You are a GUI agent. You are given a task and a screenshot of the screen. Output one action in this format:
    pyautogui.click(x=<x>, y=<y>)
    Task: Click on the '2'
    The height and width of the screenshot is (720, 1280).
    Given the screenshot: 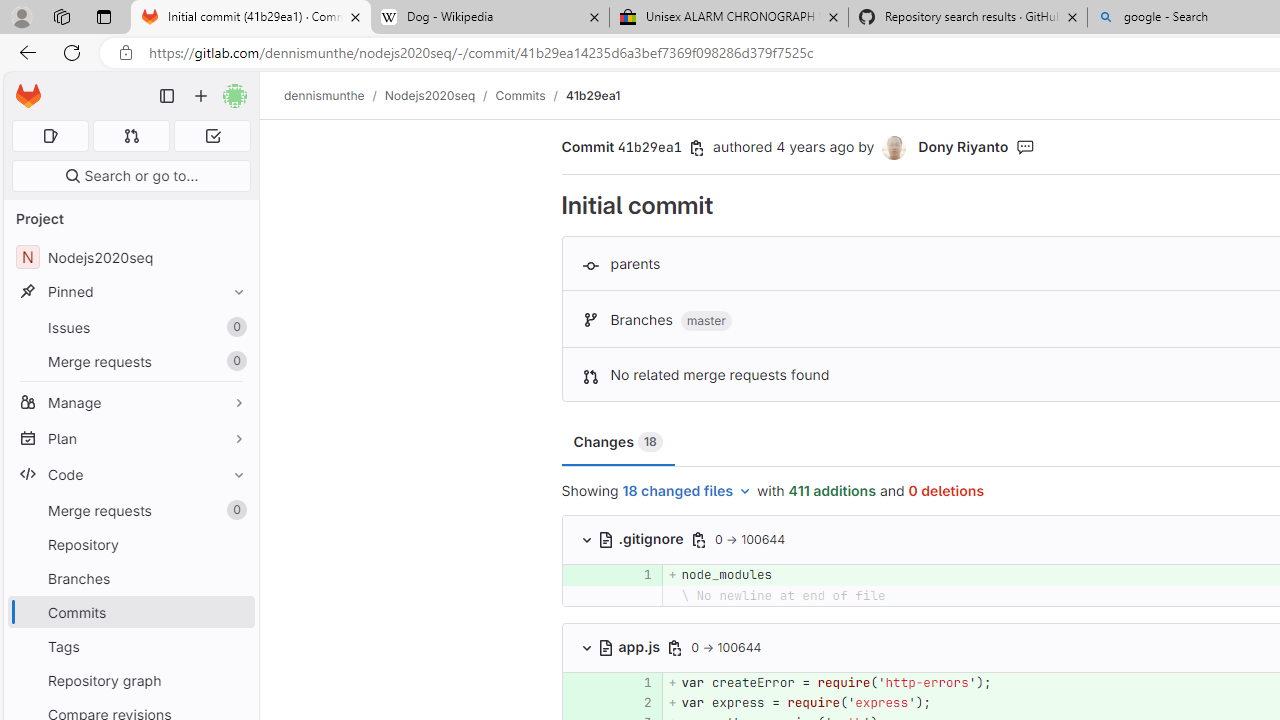 What is the action you would take?
    pyautogui.click(x=633, y=701)
    